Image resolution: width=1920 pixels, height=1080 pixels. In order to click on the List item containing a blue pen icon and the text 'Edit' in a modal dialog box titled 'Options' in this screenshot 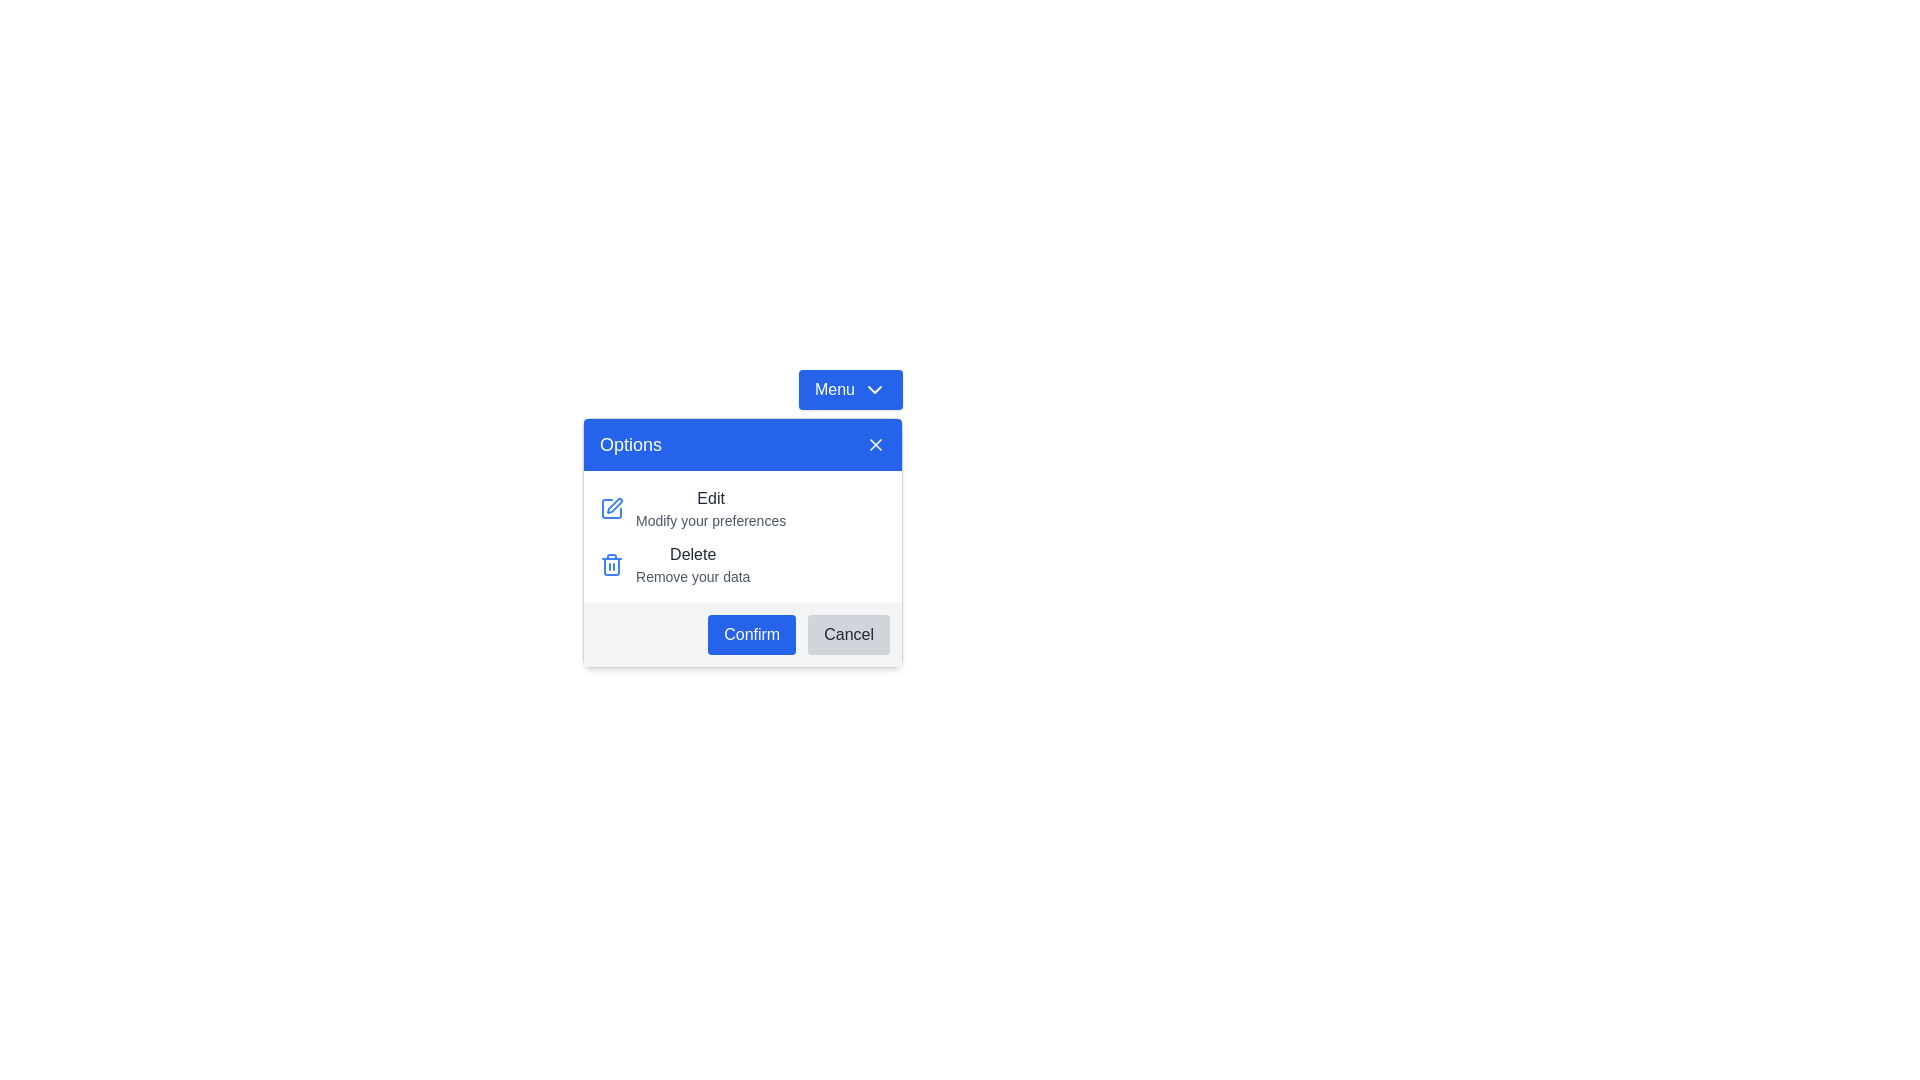, I will do `click(742, 508)`.